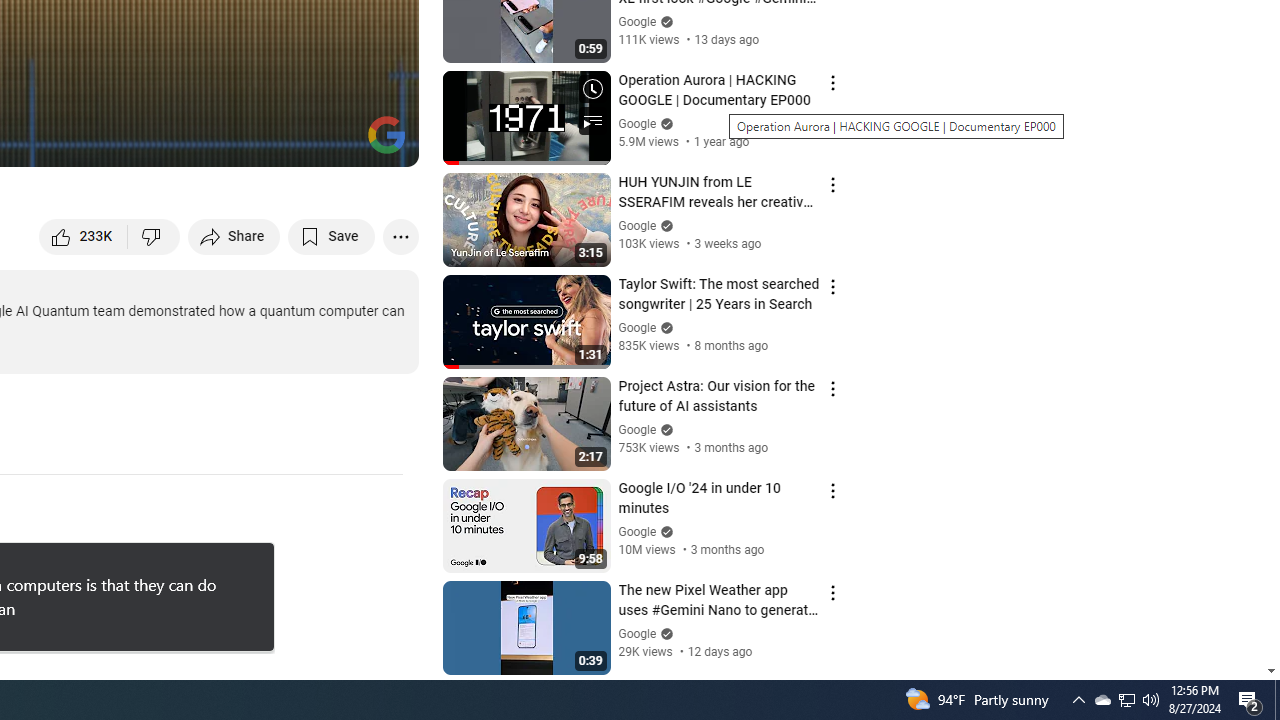 The image size is (1280, 720). What do you see at coordinates (141, 141) in the screenshot?
I see `'Autoplay is on'` at bounding box center [141, 141].